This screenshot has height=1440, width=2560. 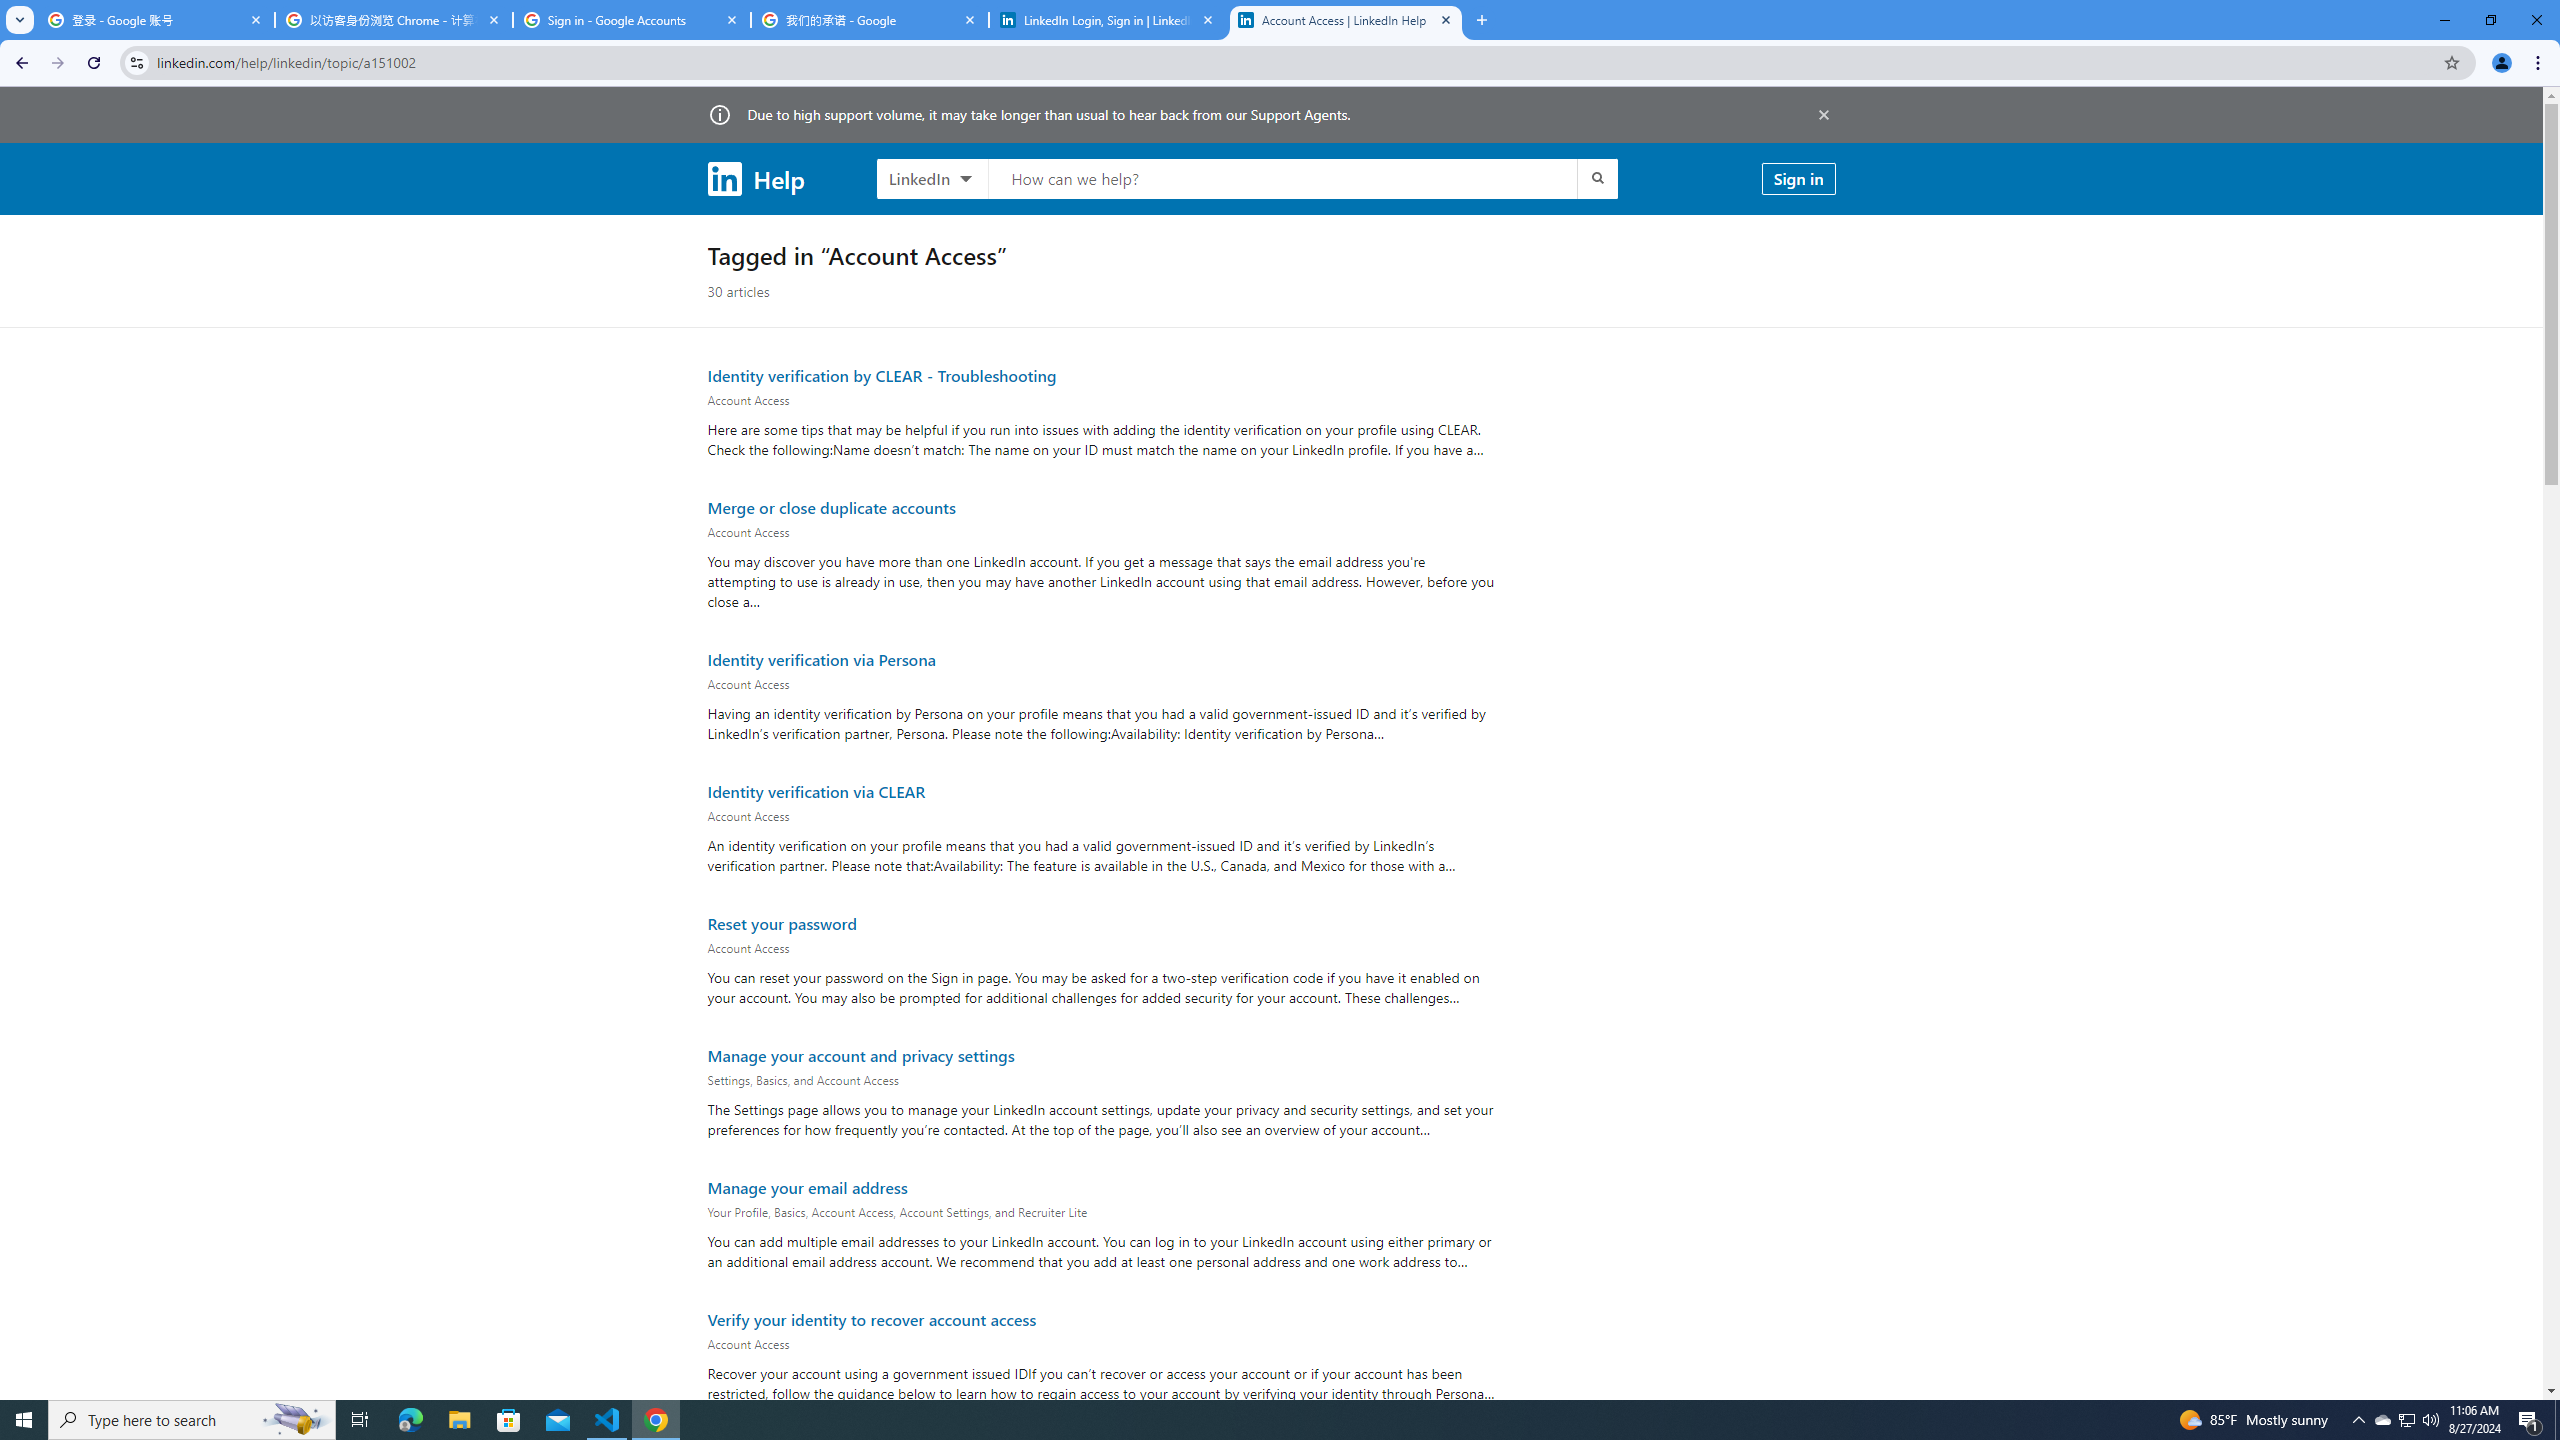 I want to click on 'Manage your account and privacy settings', so click(x=860, y=1053).